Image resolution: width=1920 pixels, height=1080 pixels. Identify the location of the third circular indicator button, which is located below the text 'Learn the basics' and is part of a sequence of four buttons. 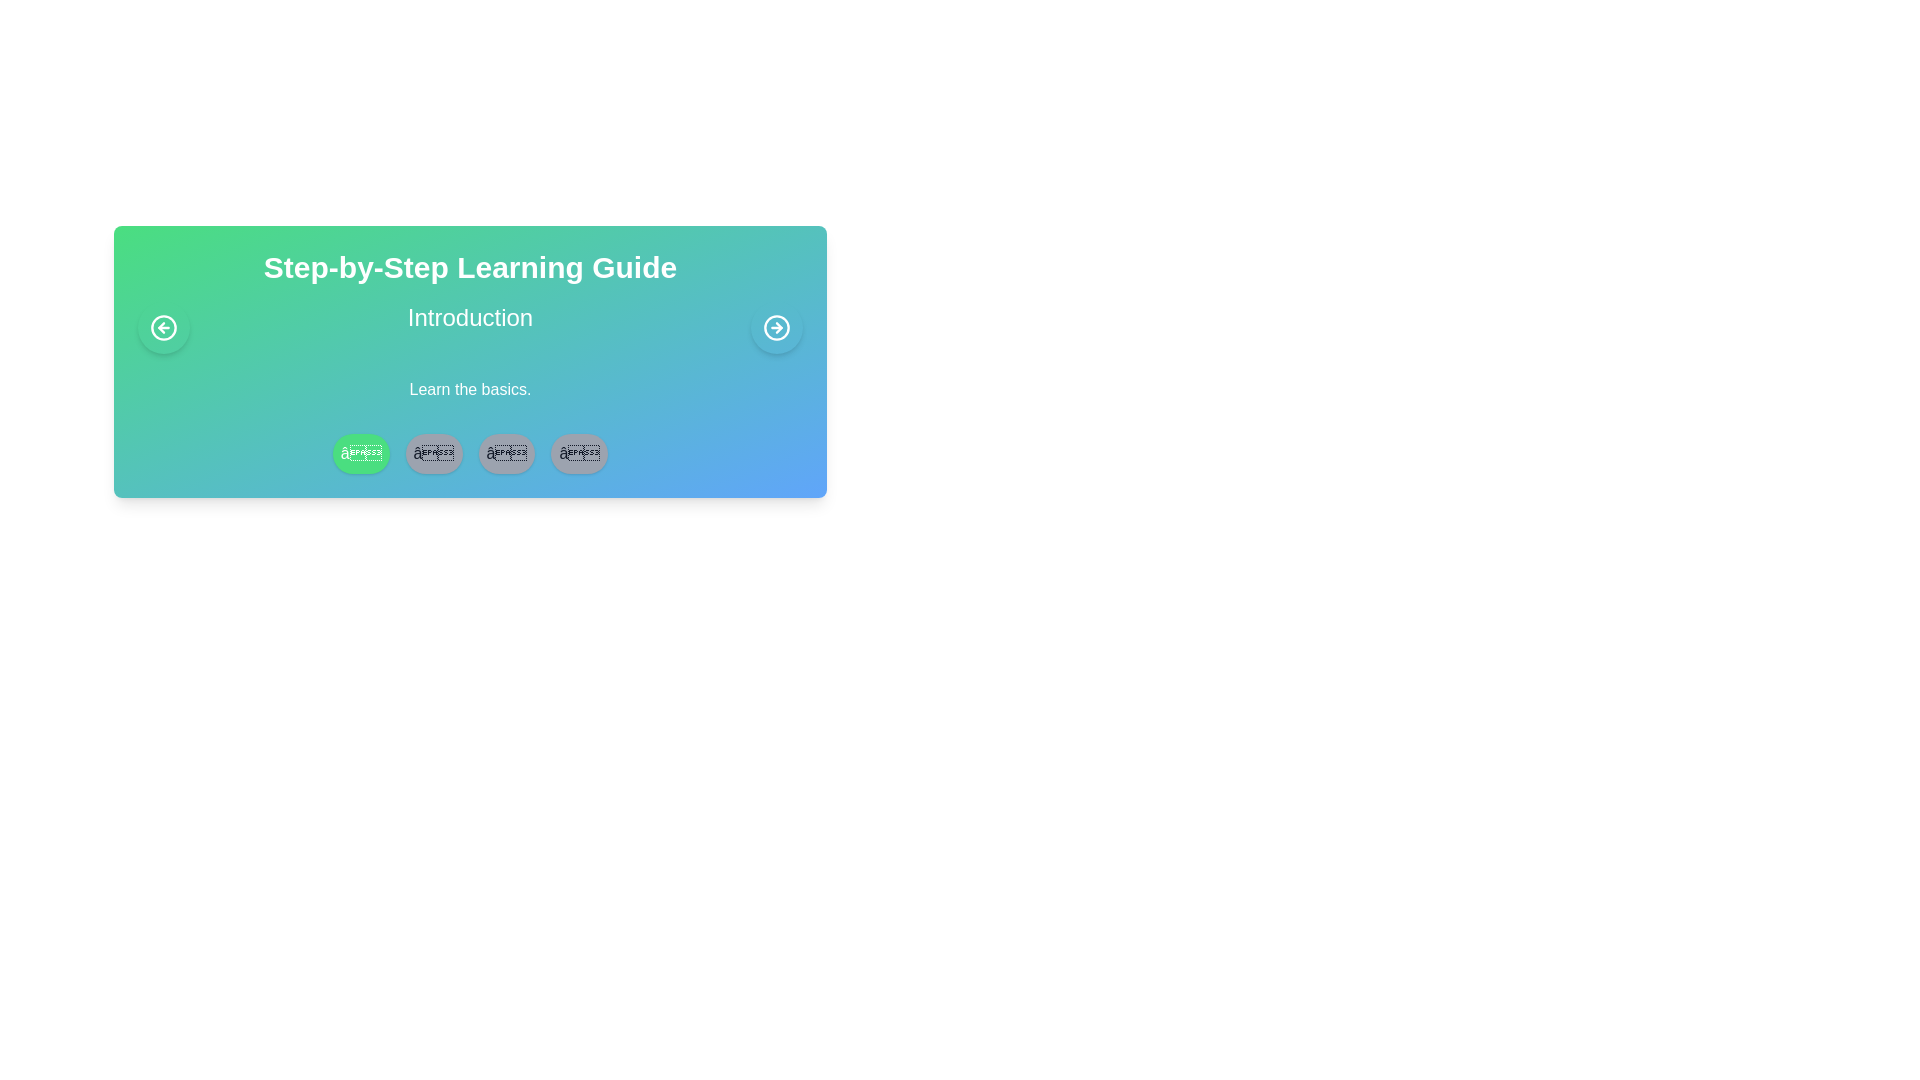
(506, 454).